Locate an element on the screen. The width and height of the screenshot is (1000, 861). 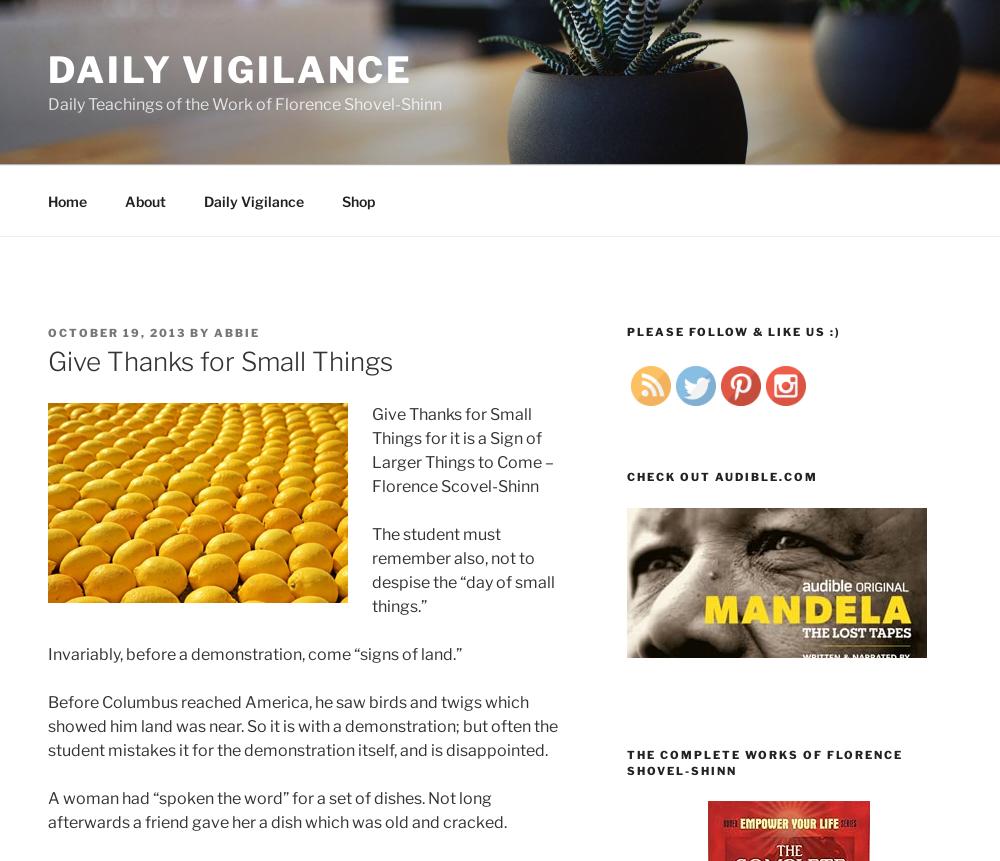
'Daily Teachings of the Work of Florence Shovel-Shinn' is located at coordinates (244, 103).